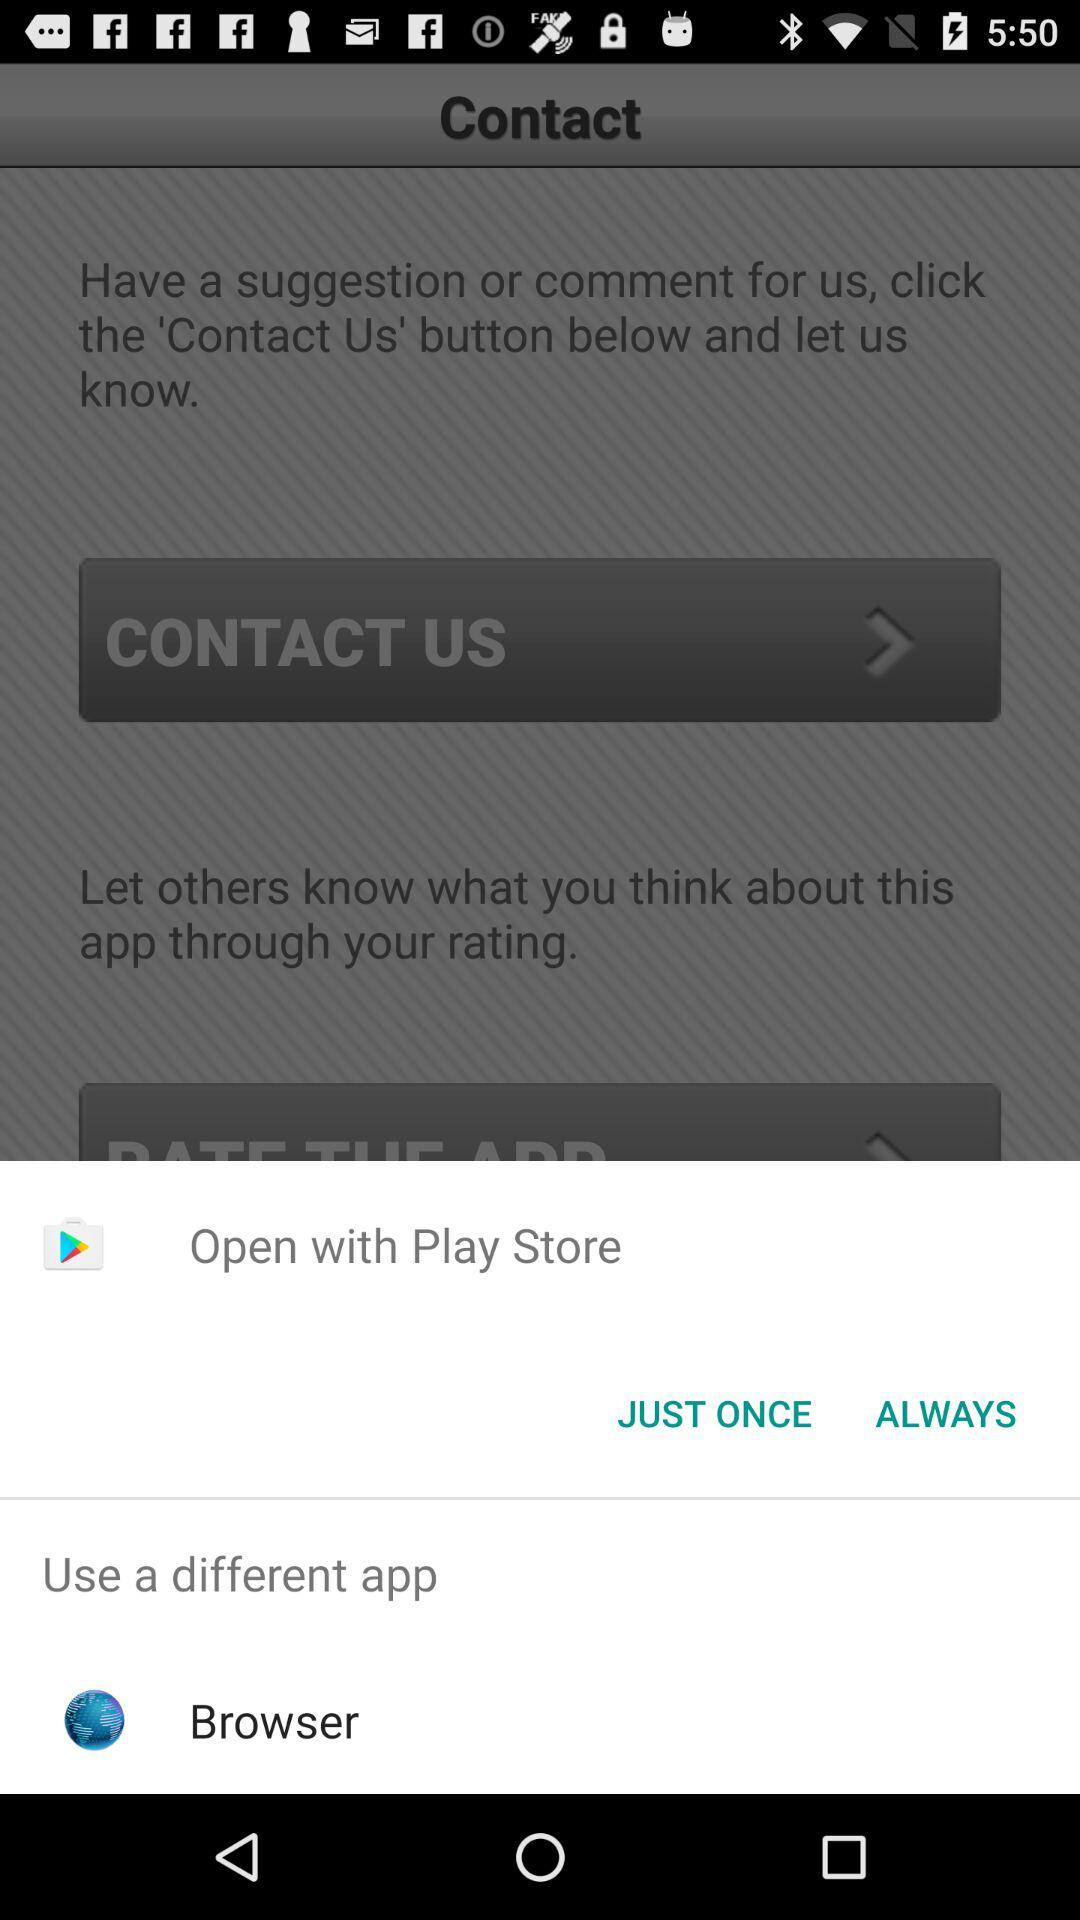 Image resolution: width=1080 pixels, height=1920 pixels. What do you see at coordinates (540, 1572) in the screenshot?
I see `use a different` at bounding box center [540, 1572].